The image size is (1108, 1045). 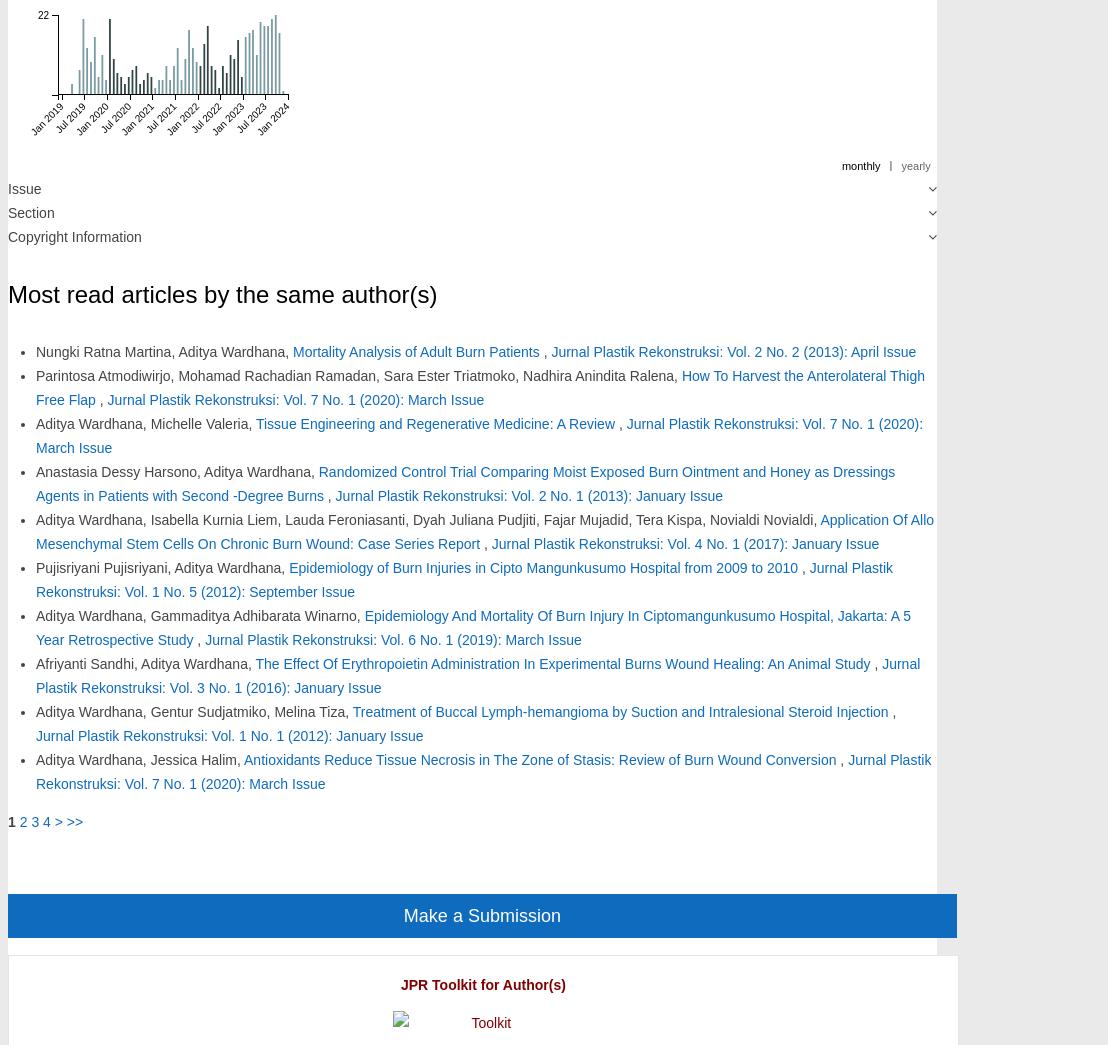 What do you see at coordinates (732, 350) in the screenshot?
I see `'Jurnal Plastik Rekonstruksi: Vol. 2 No. 2 (2013): April Issue'` at bounding box center [732, 350].